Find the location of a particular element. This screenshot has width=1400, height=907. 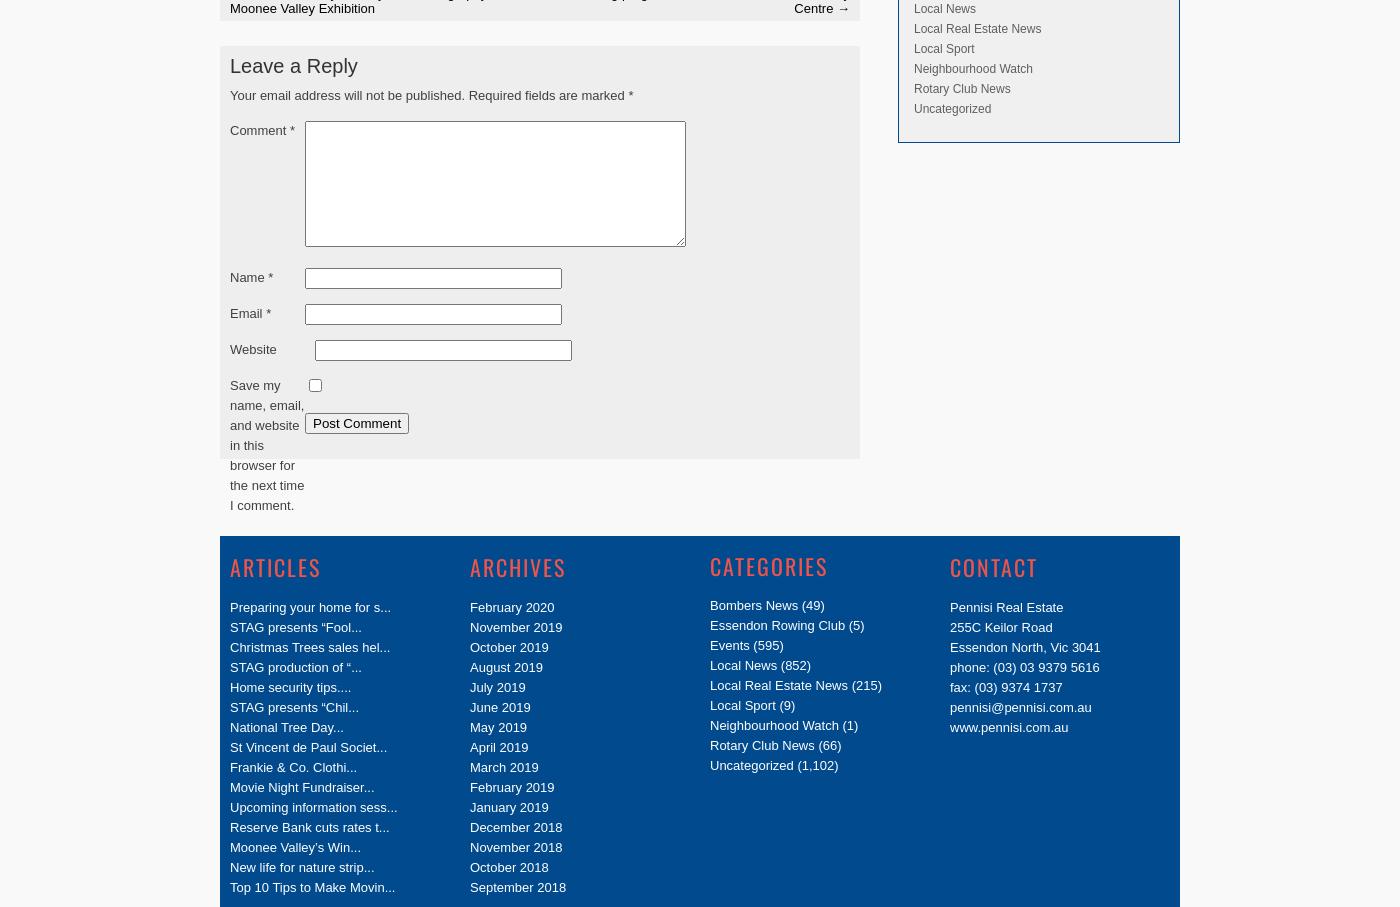

'Your email address will not be published.' is located at coordinates (347, 93).